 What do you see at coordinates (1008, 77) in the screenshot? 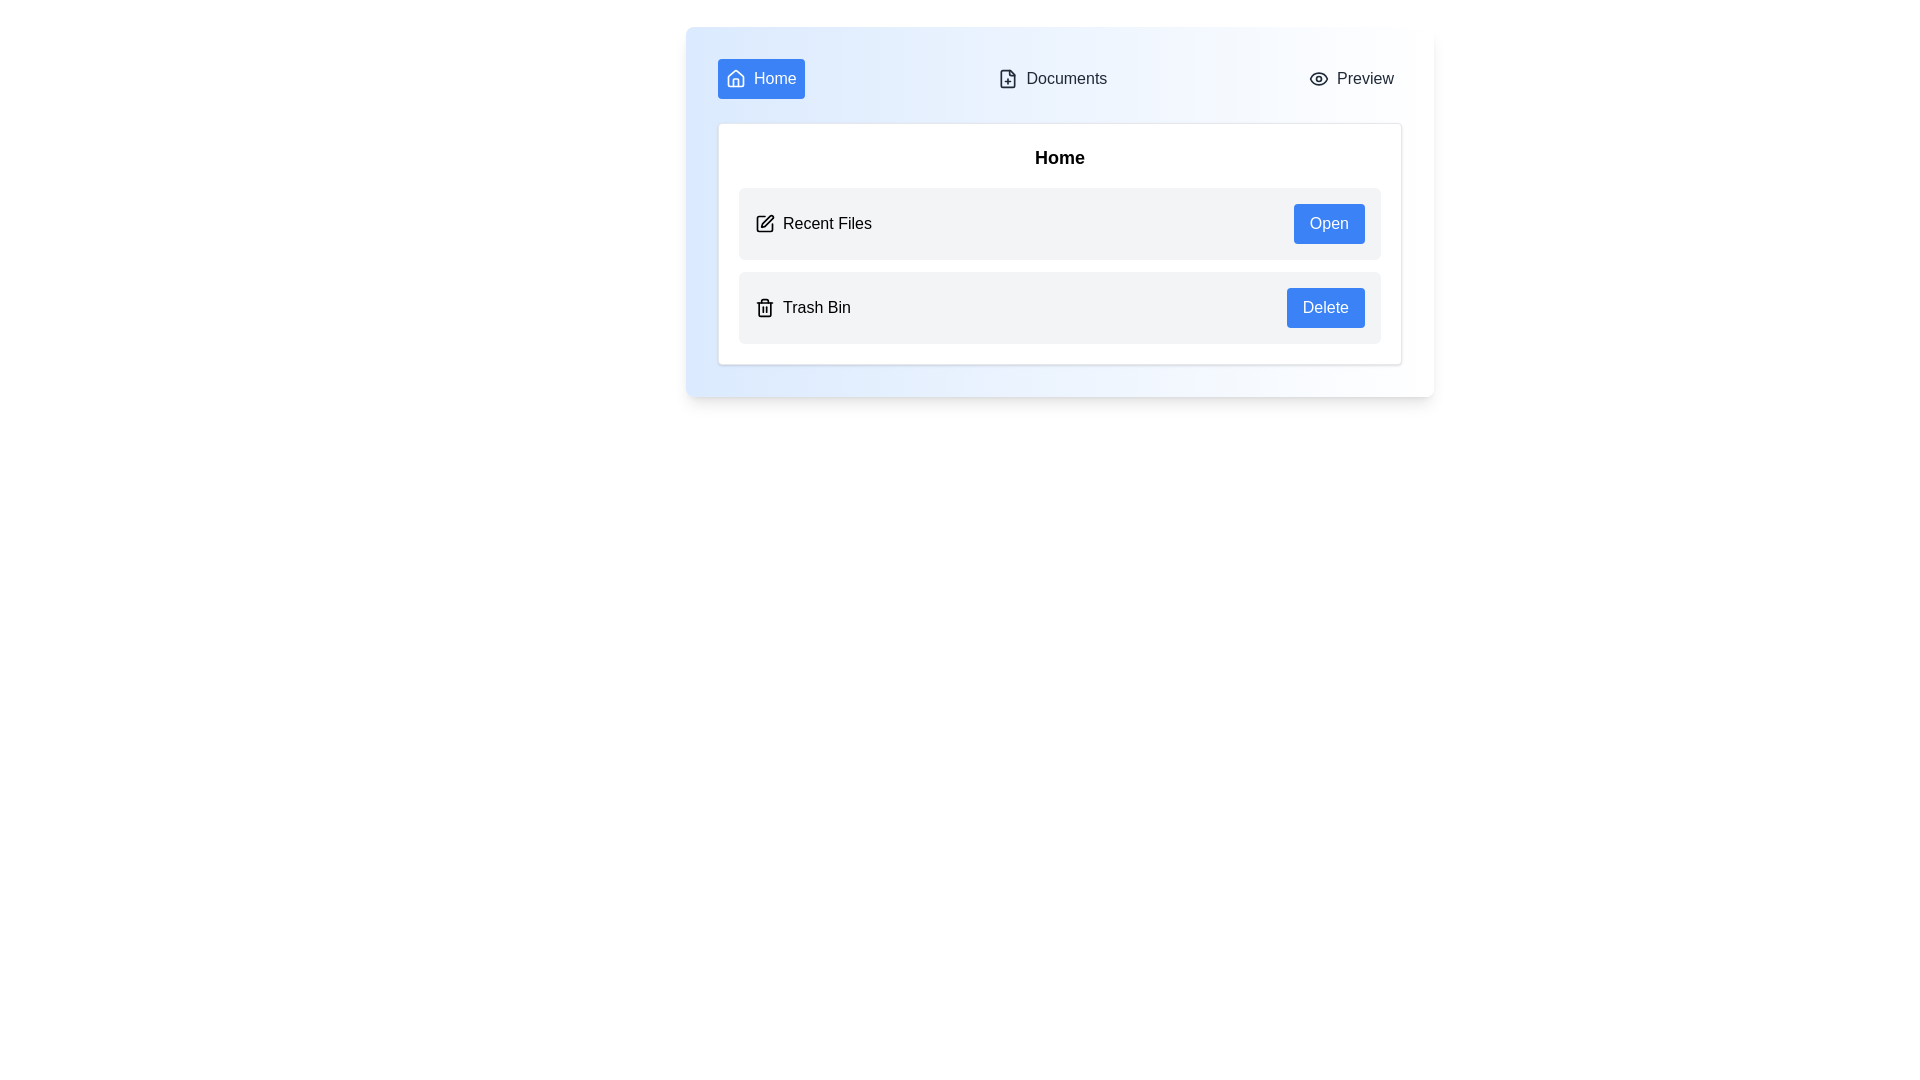
I see `the 'Documents' SVG icon located in the navigation bar at the top-center of the interface, positioned to the left of the 'Documents' text label` at bounding box center [1008, 77].